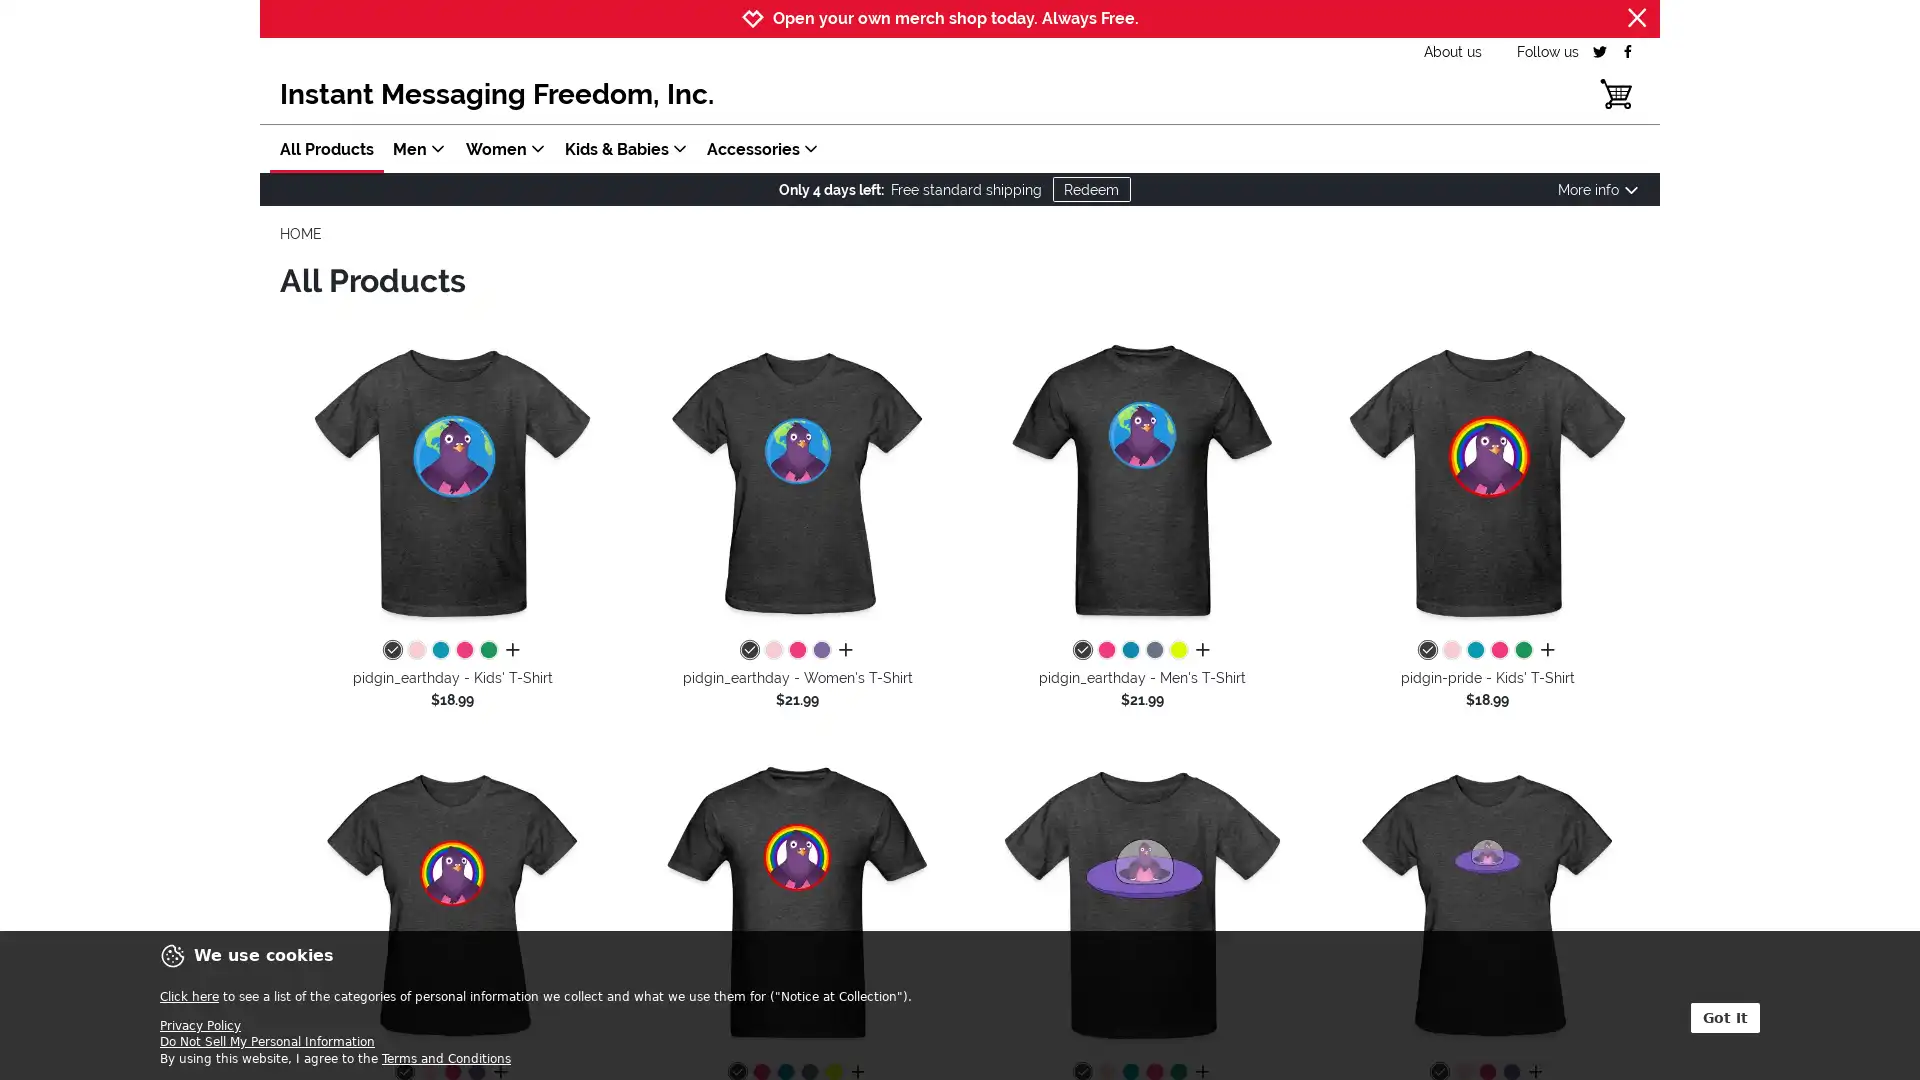 This screenshot has width=1920, height=1080. What do you see at coordinates (1104, 651) in the screenshot?
I see `fuchsia` at bounding box center [1104, 651].